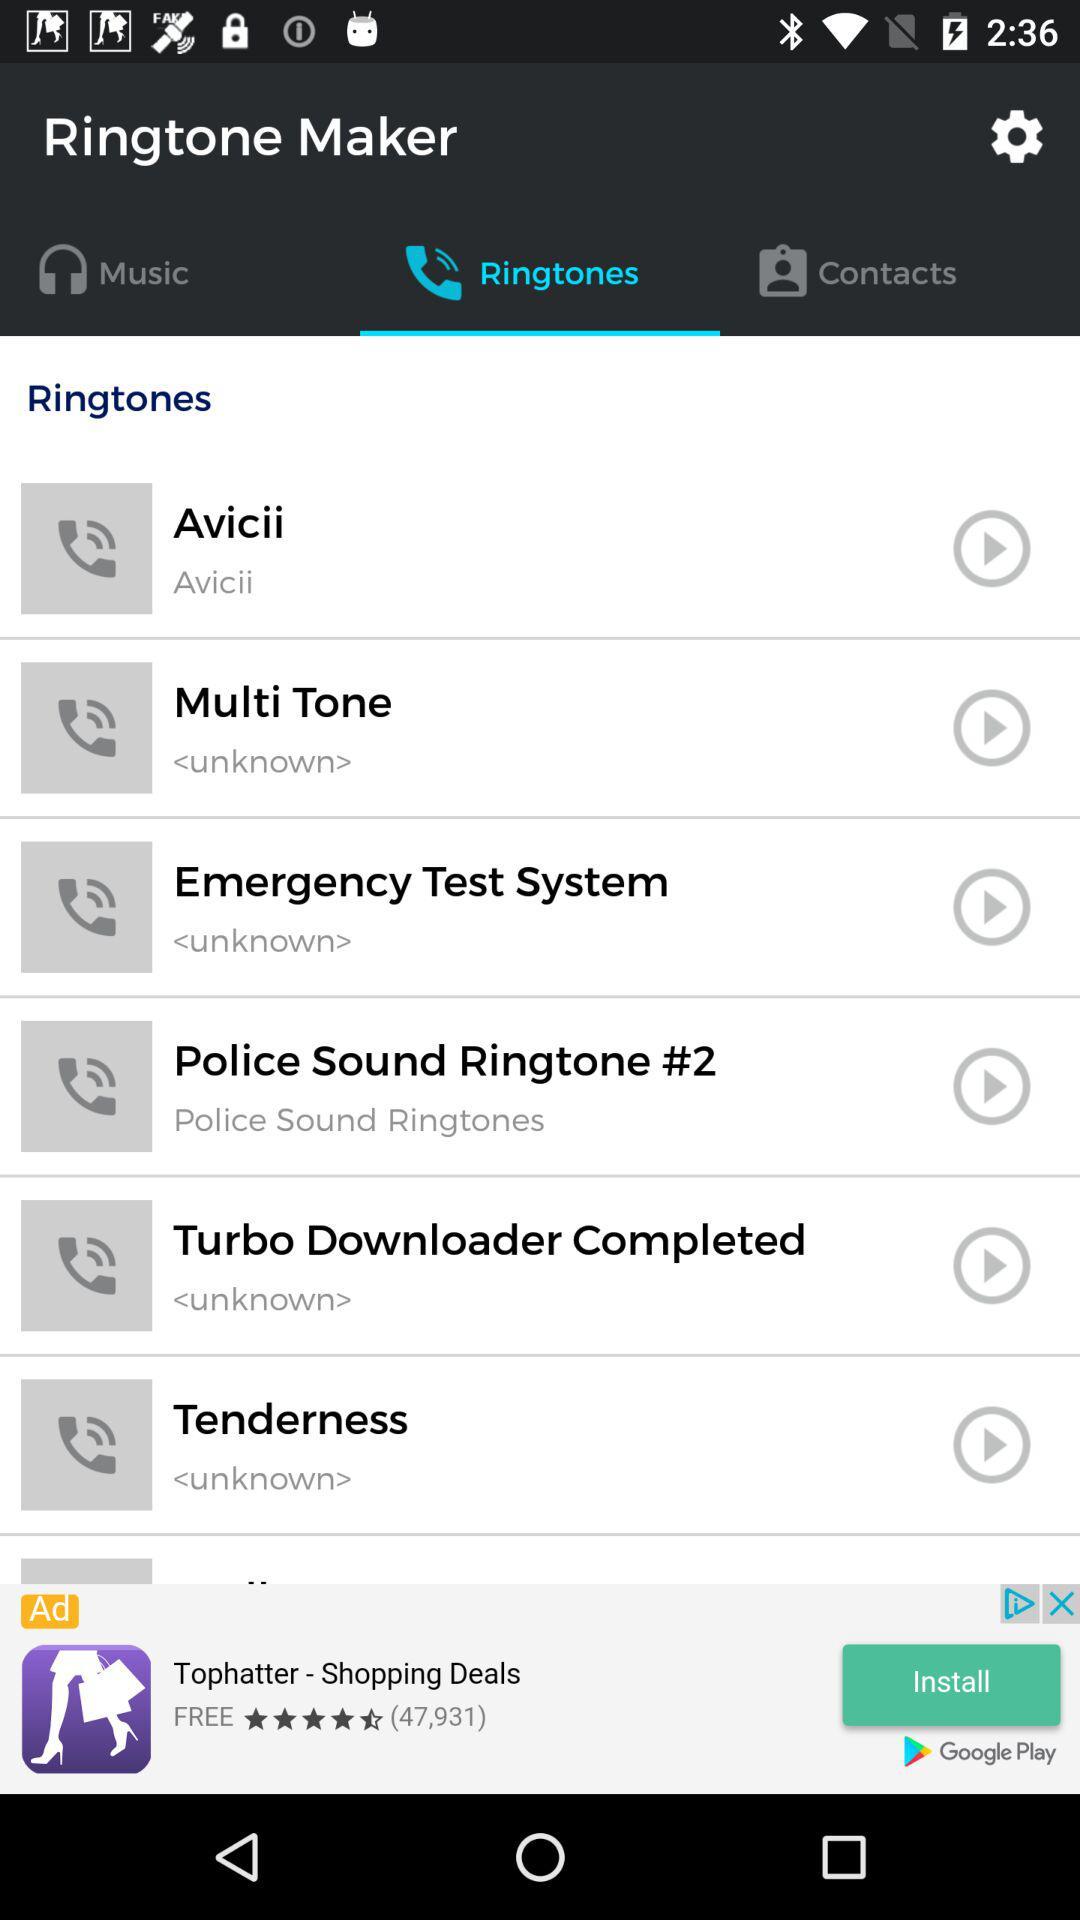 This screenshot has height=1920, width=1080. Describe the element at coordinates (991, 548) in the screenshot. I see `menu open button` at that location.